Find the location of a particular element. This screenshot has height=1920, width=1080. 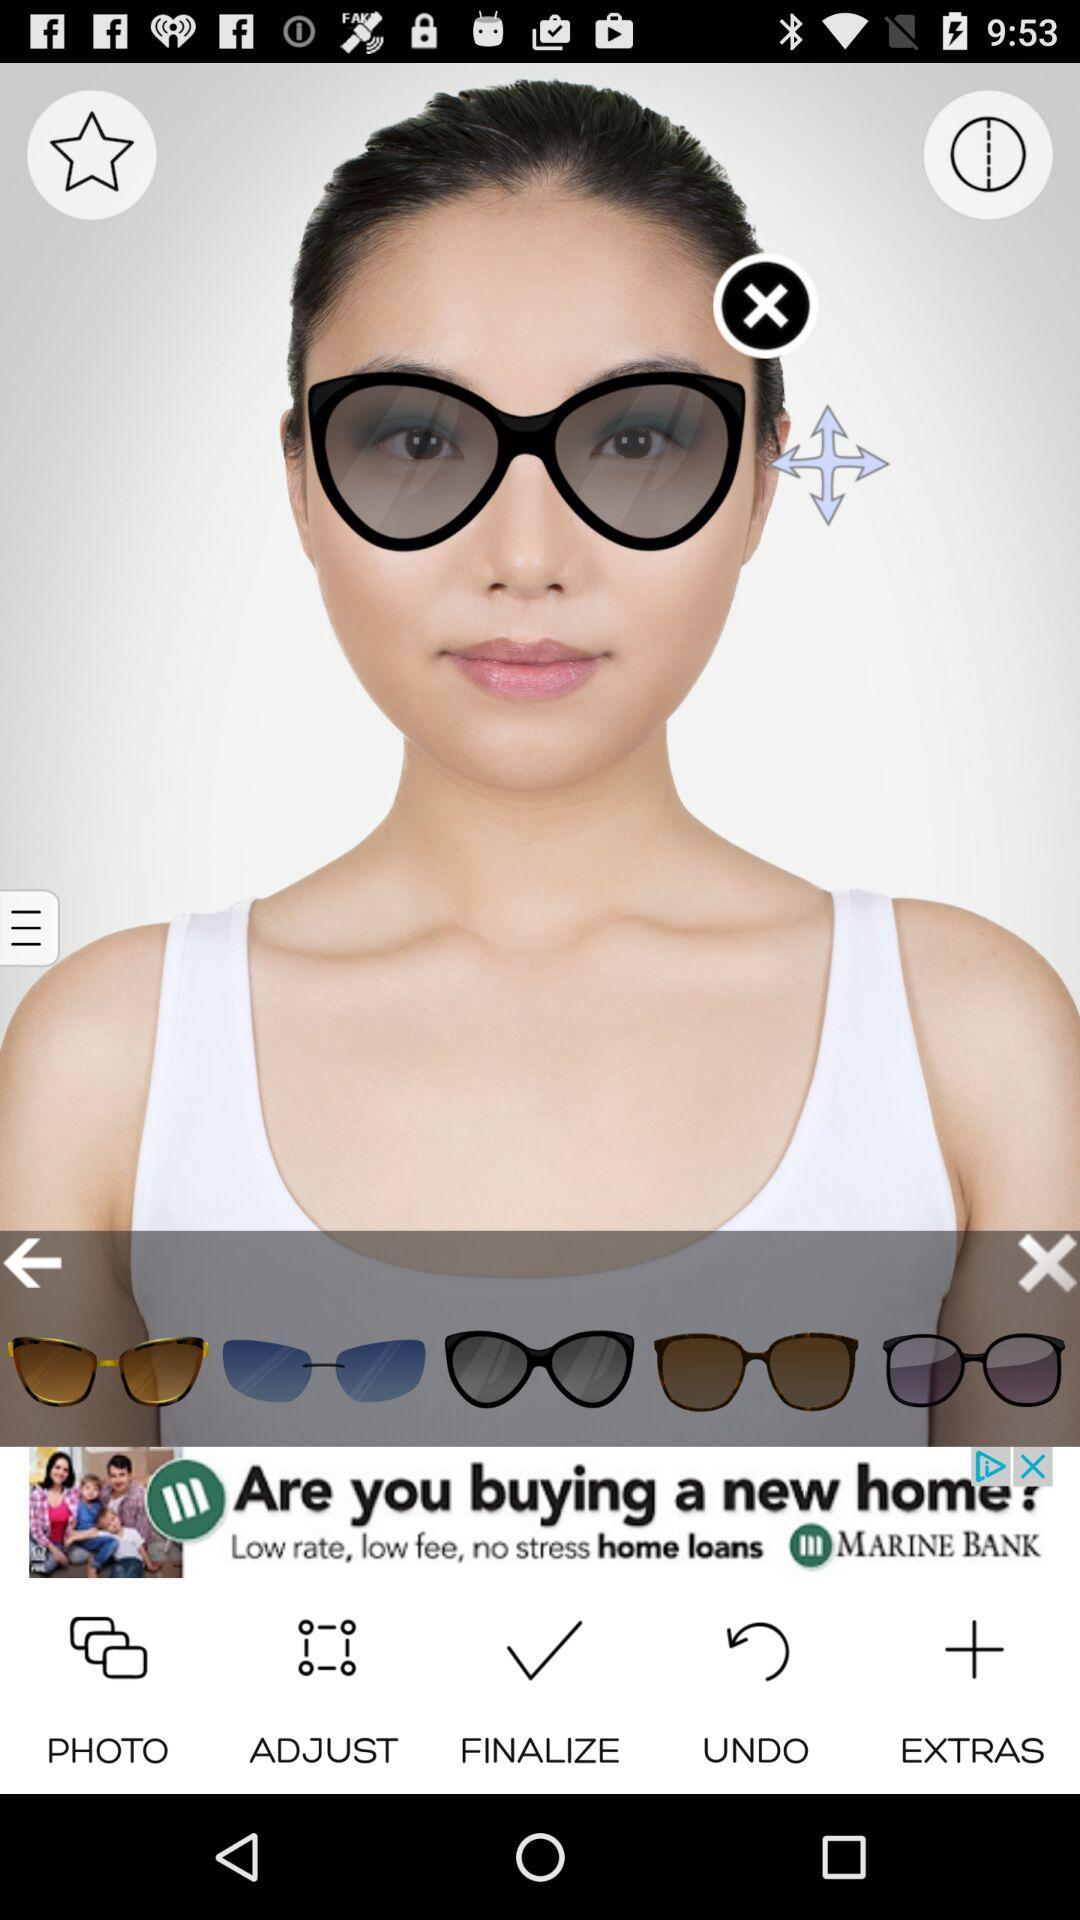

advertisement page is located at coordinates (540, 1512).